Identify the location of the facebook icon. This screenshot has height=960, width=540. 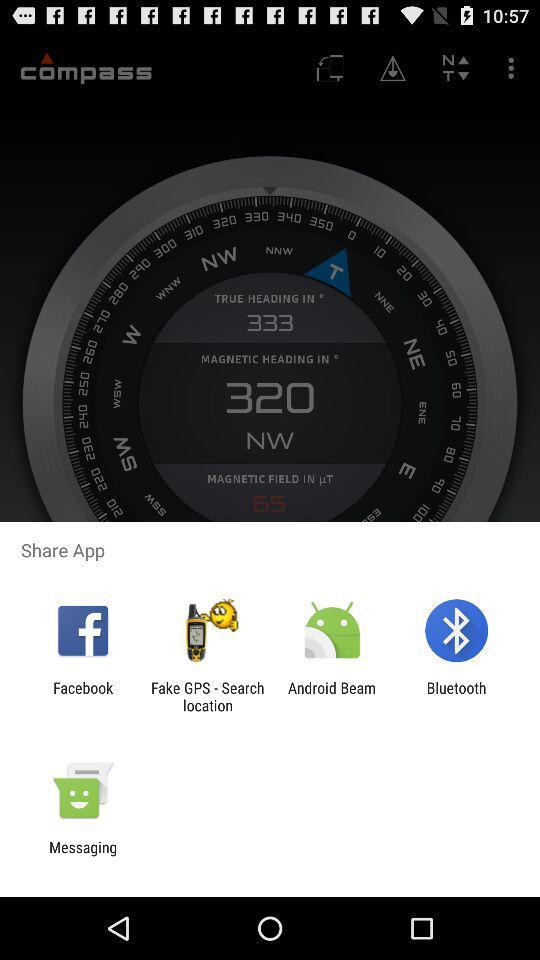
(82, 696).